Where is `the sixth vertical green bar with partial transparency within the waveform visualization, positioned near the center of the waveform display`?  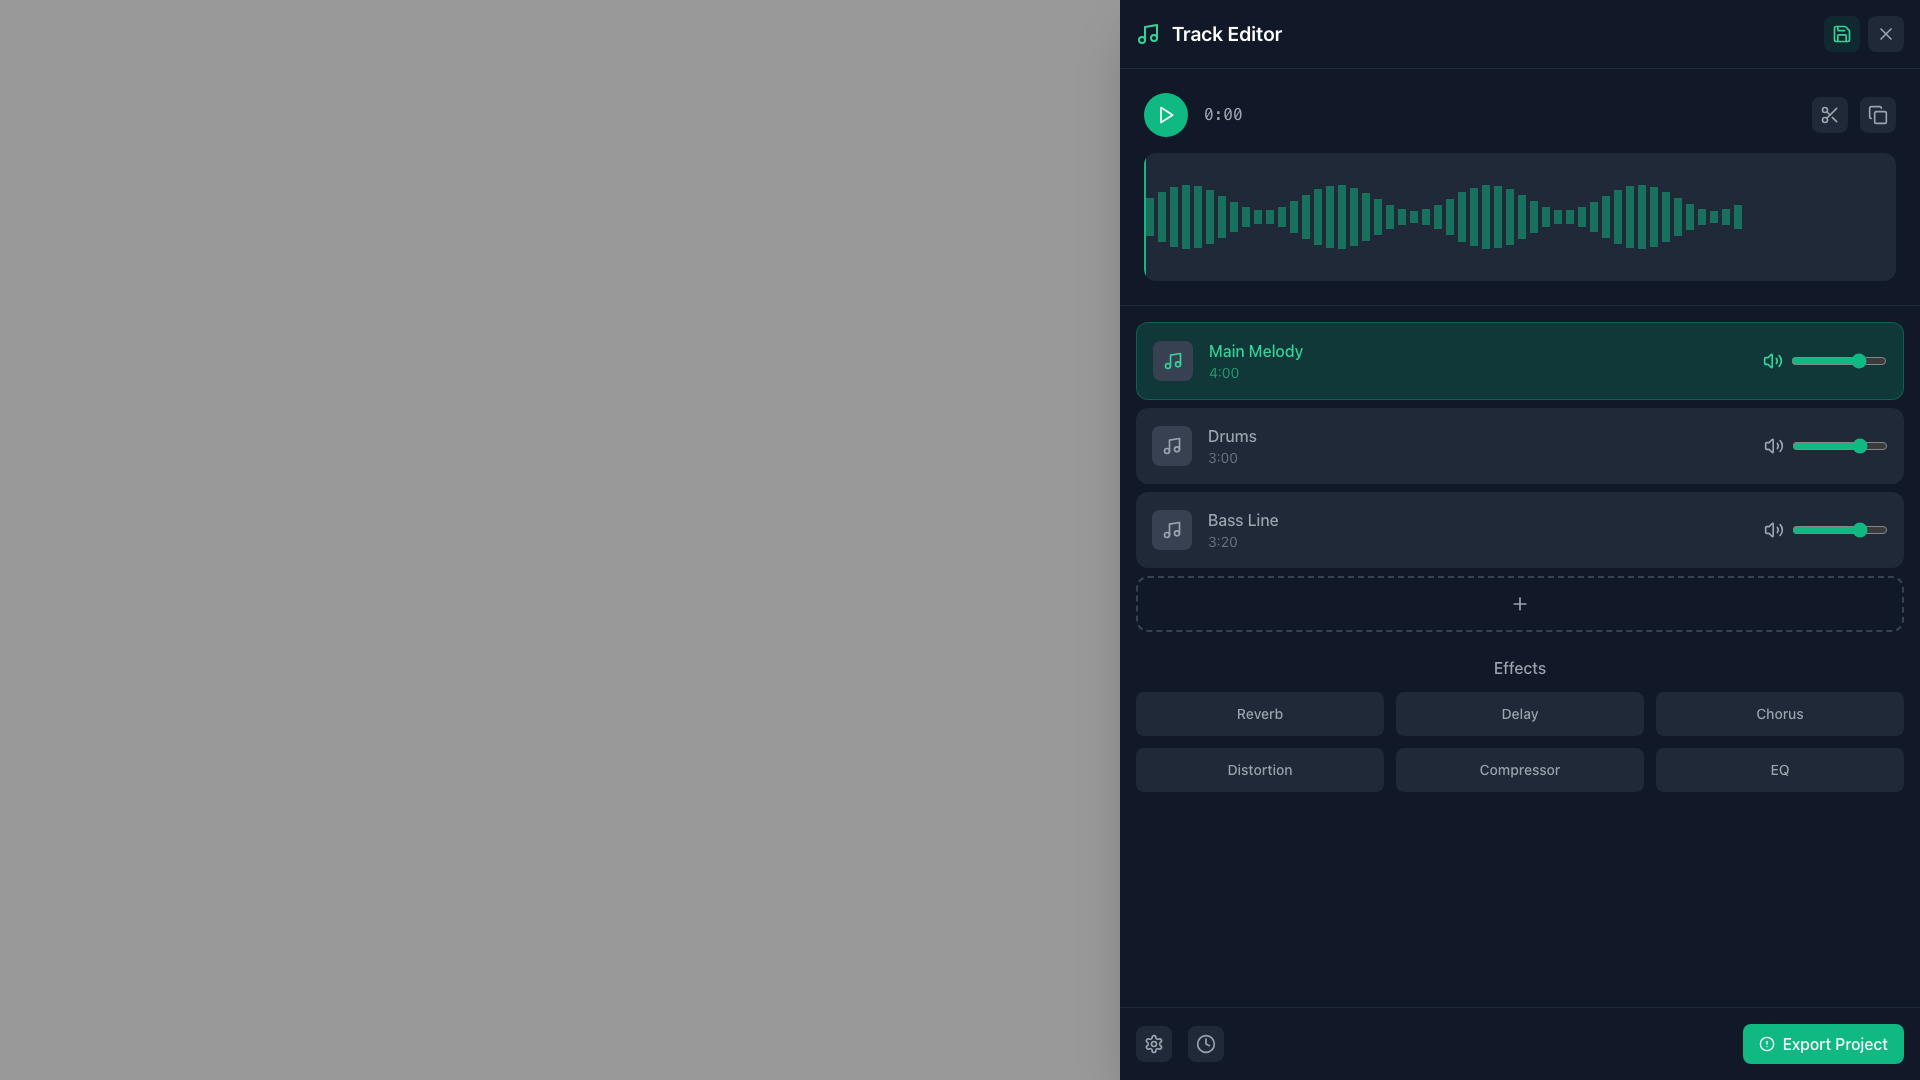
the sixth vertical green bar with partial transparency within the waveform visualization, positioned near the center of the waveform display is located at coordinates (1208, 216).